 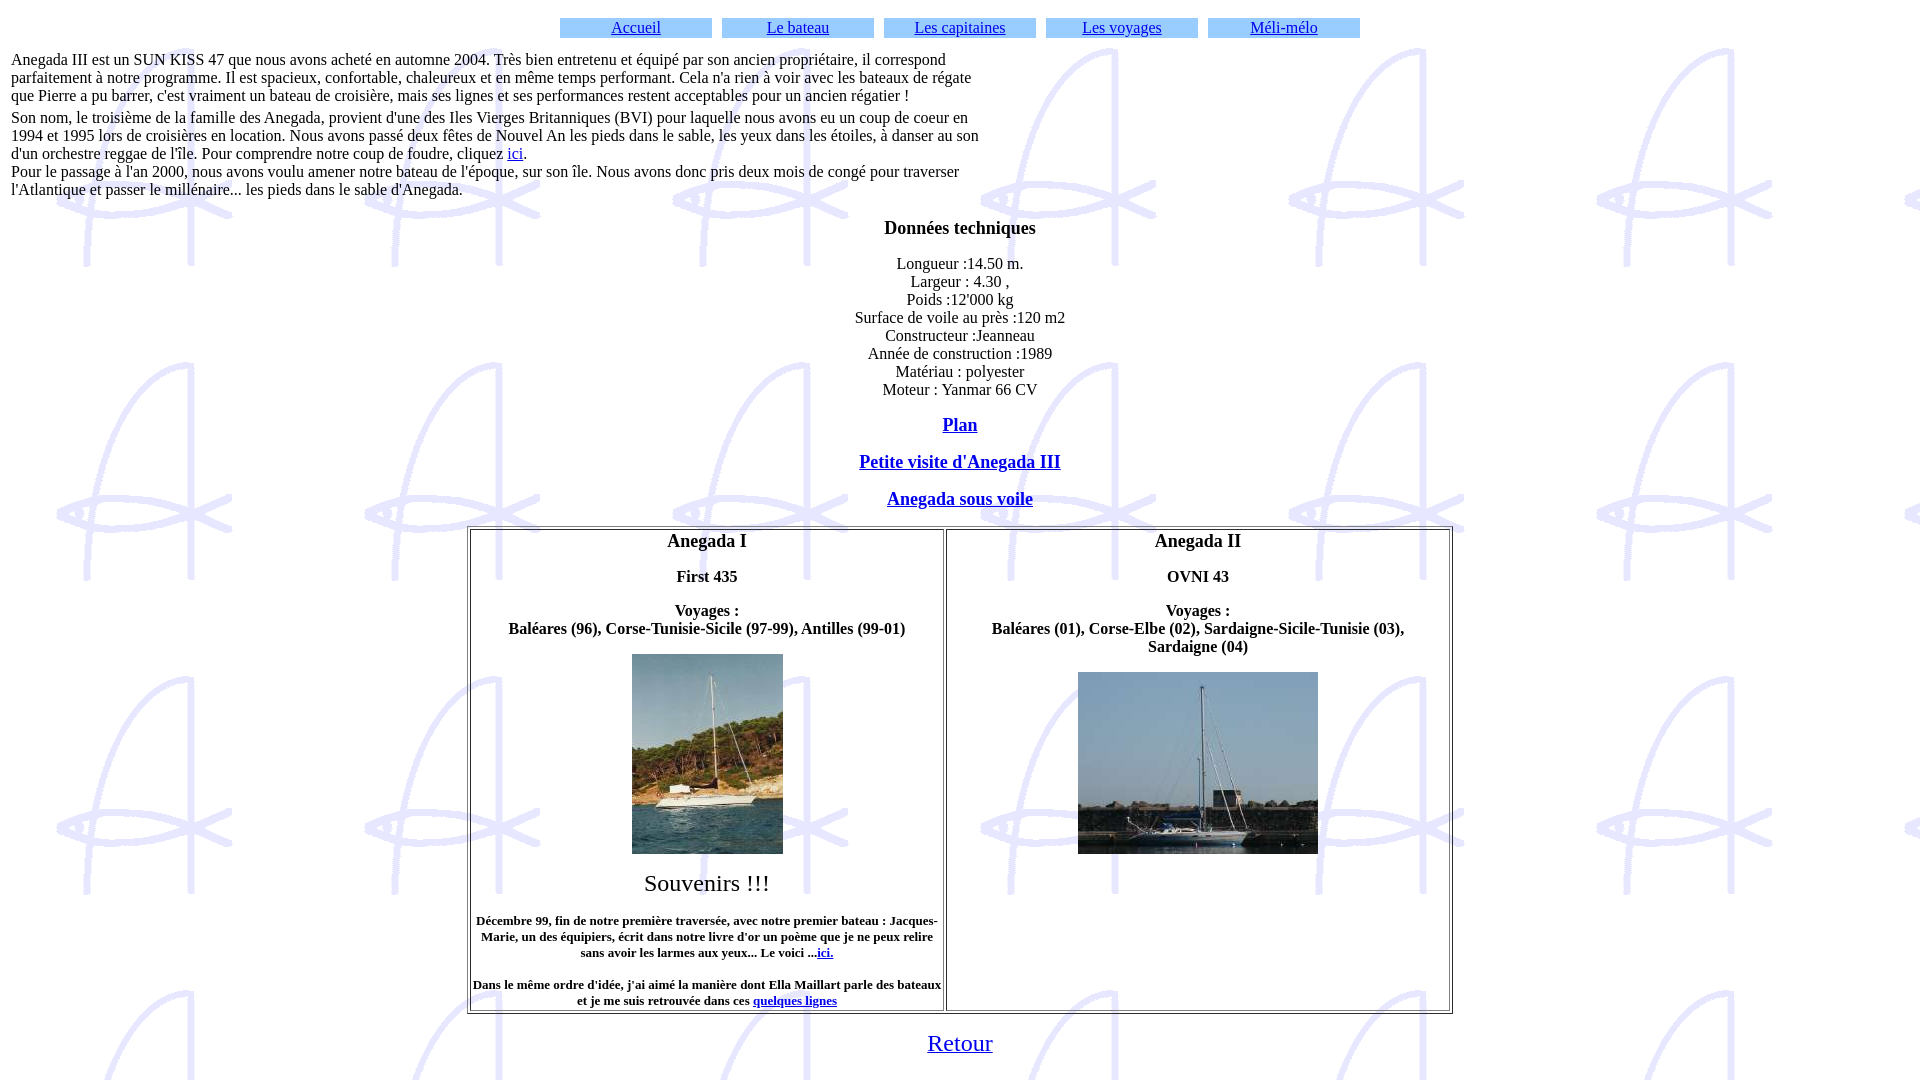 I want to click on 'Les voyages', so click(x=1122, y=27).